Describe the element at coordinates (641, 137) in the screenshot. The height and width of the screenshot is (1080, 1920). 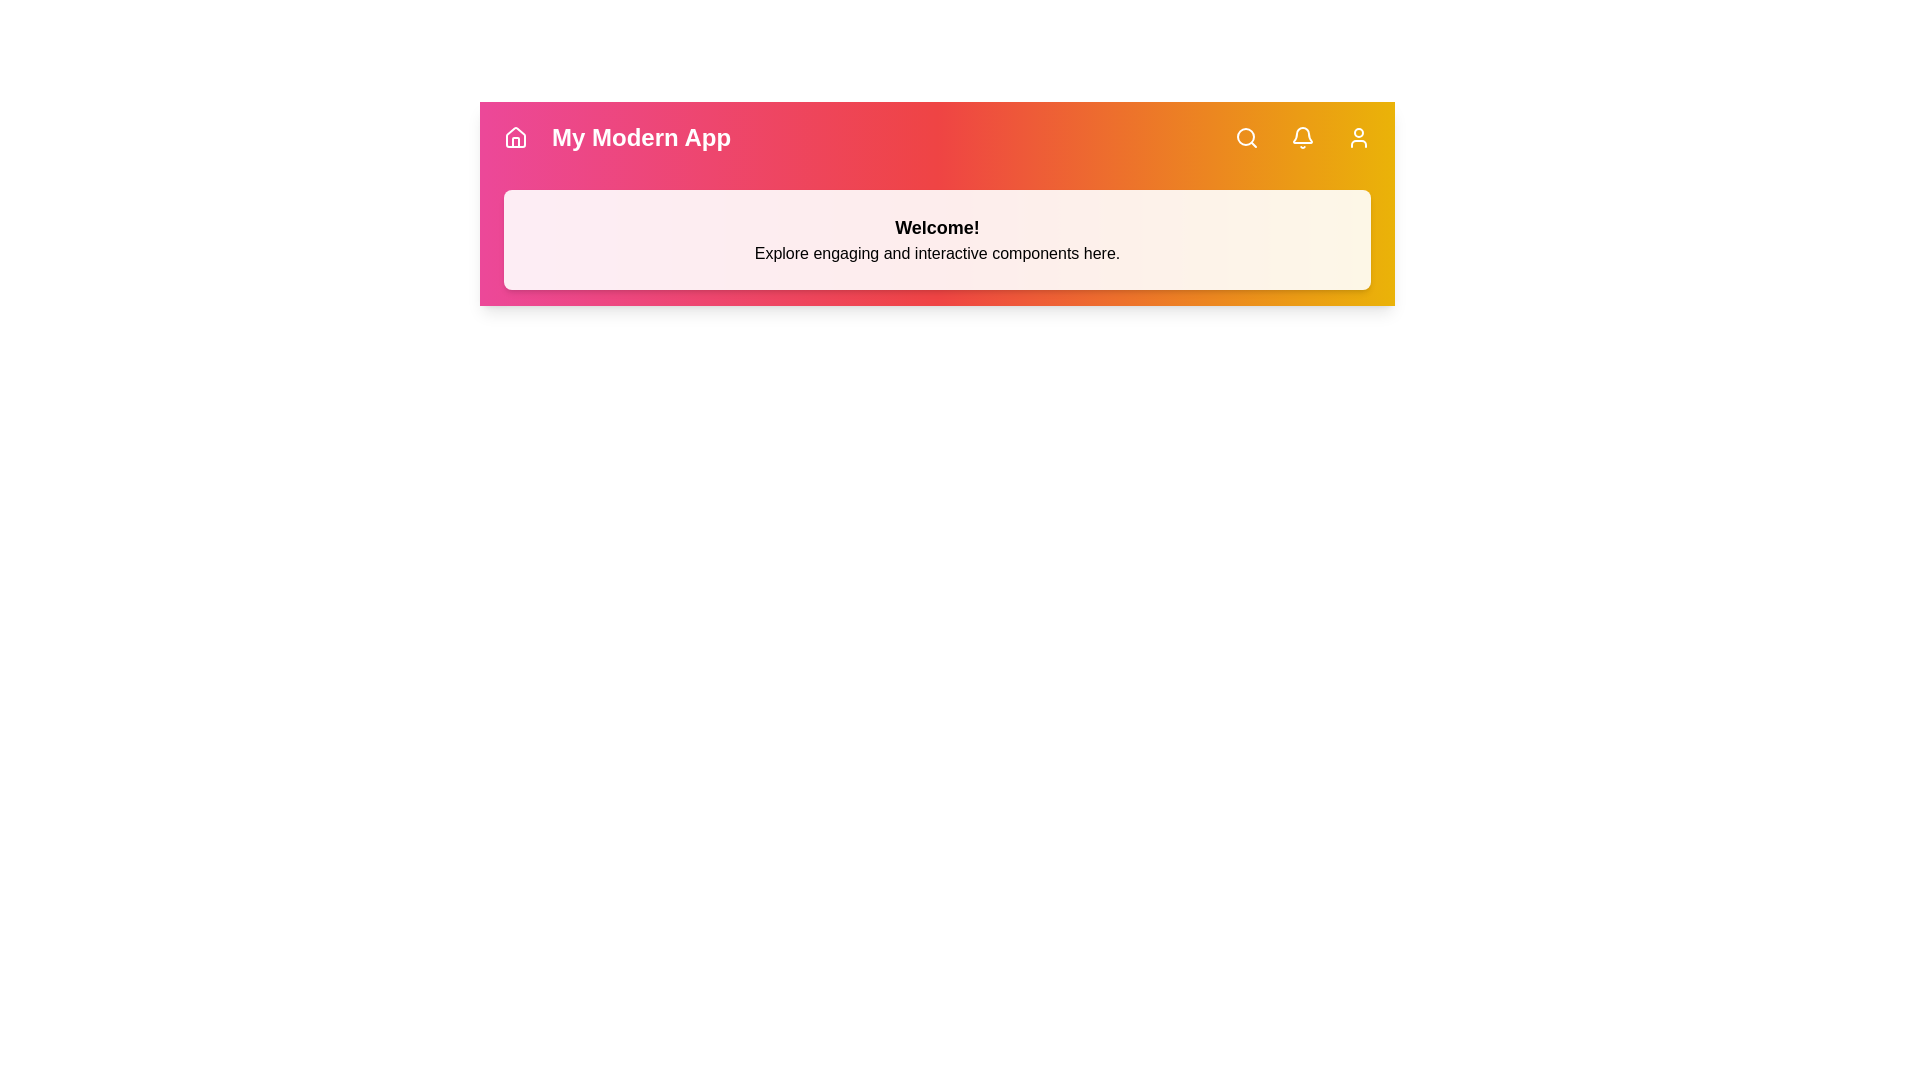
I see `the header text labeled 'My Modern App'` at that location.